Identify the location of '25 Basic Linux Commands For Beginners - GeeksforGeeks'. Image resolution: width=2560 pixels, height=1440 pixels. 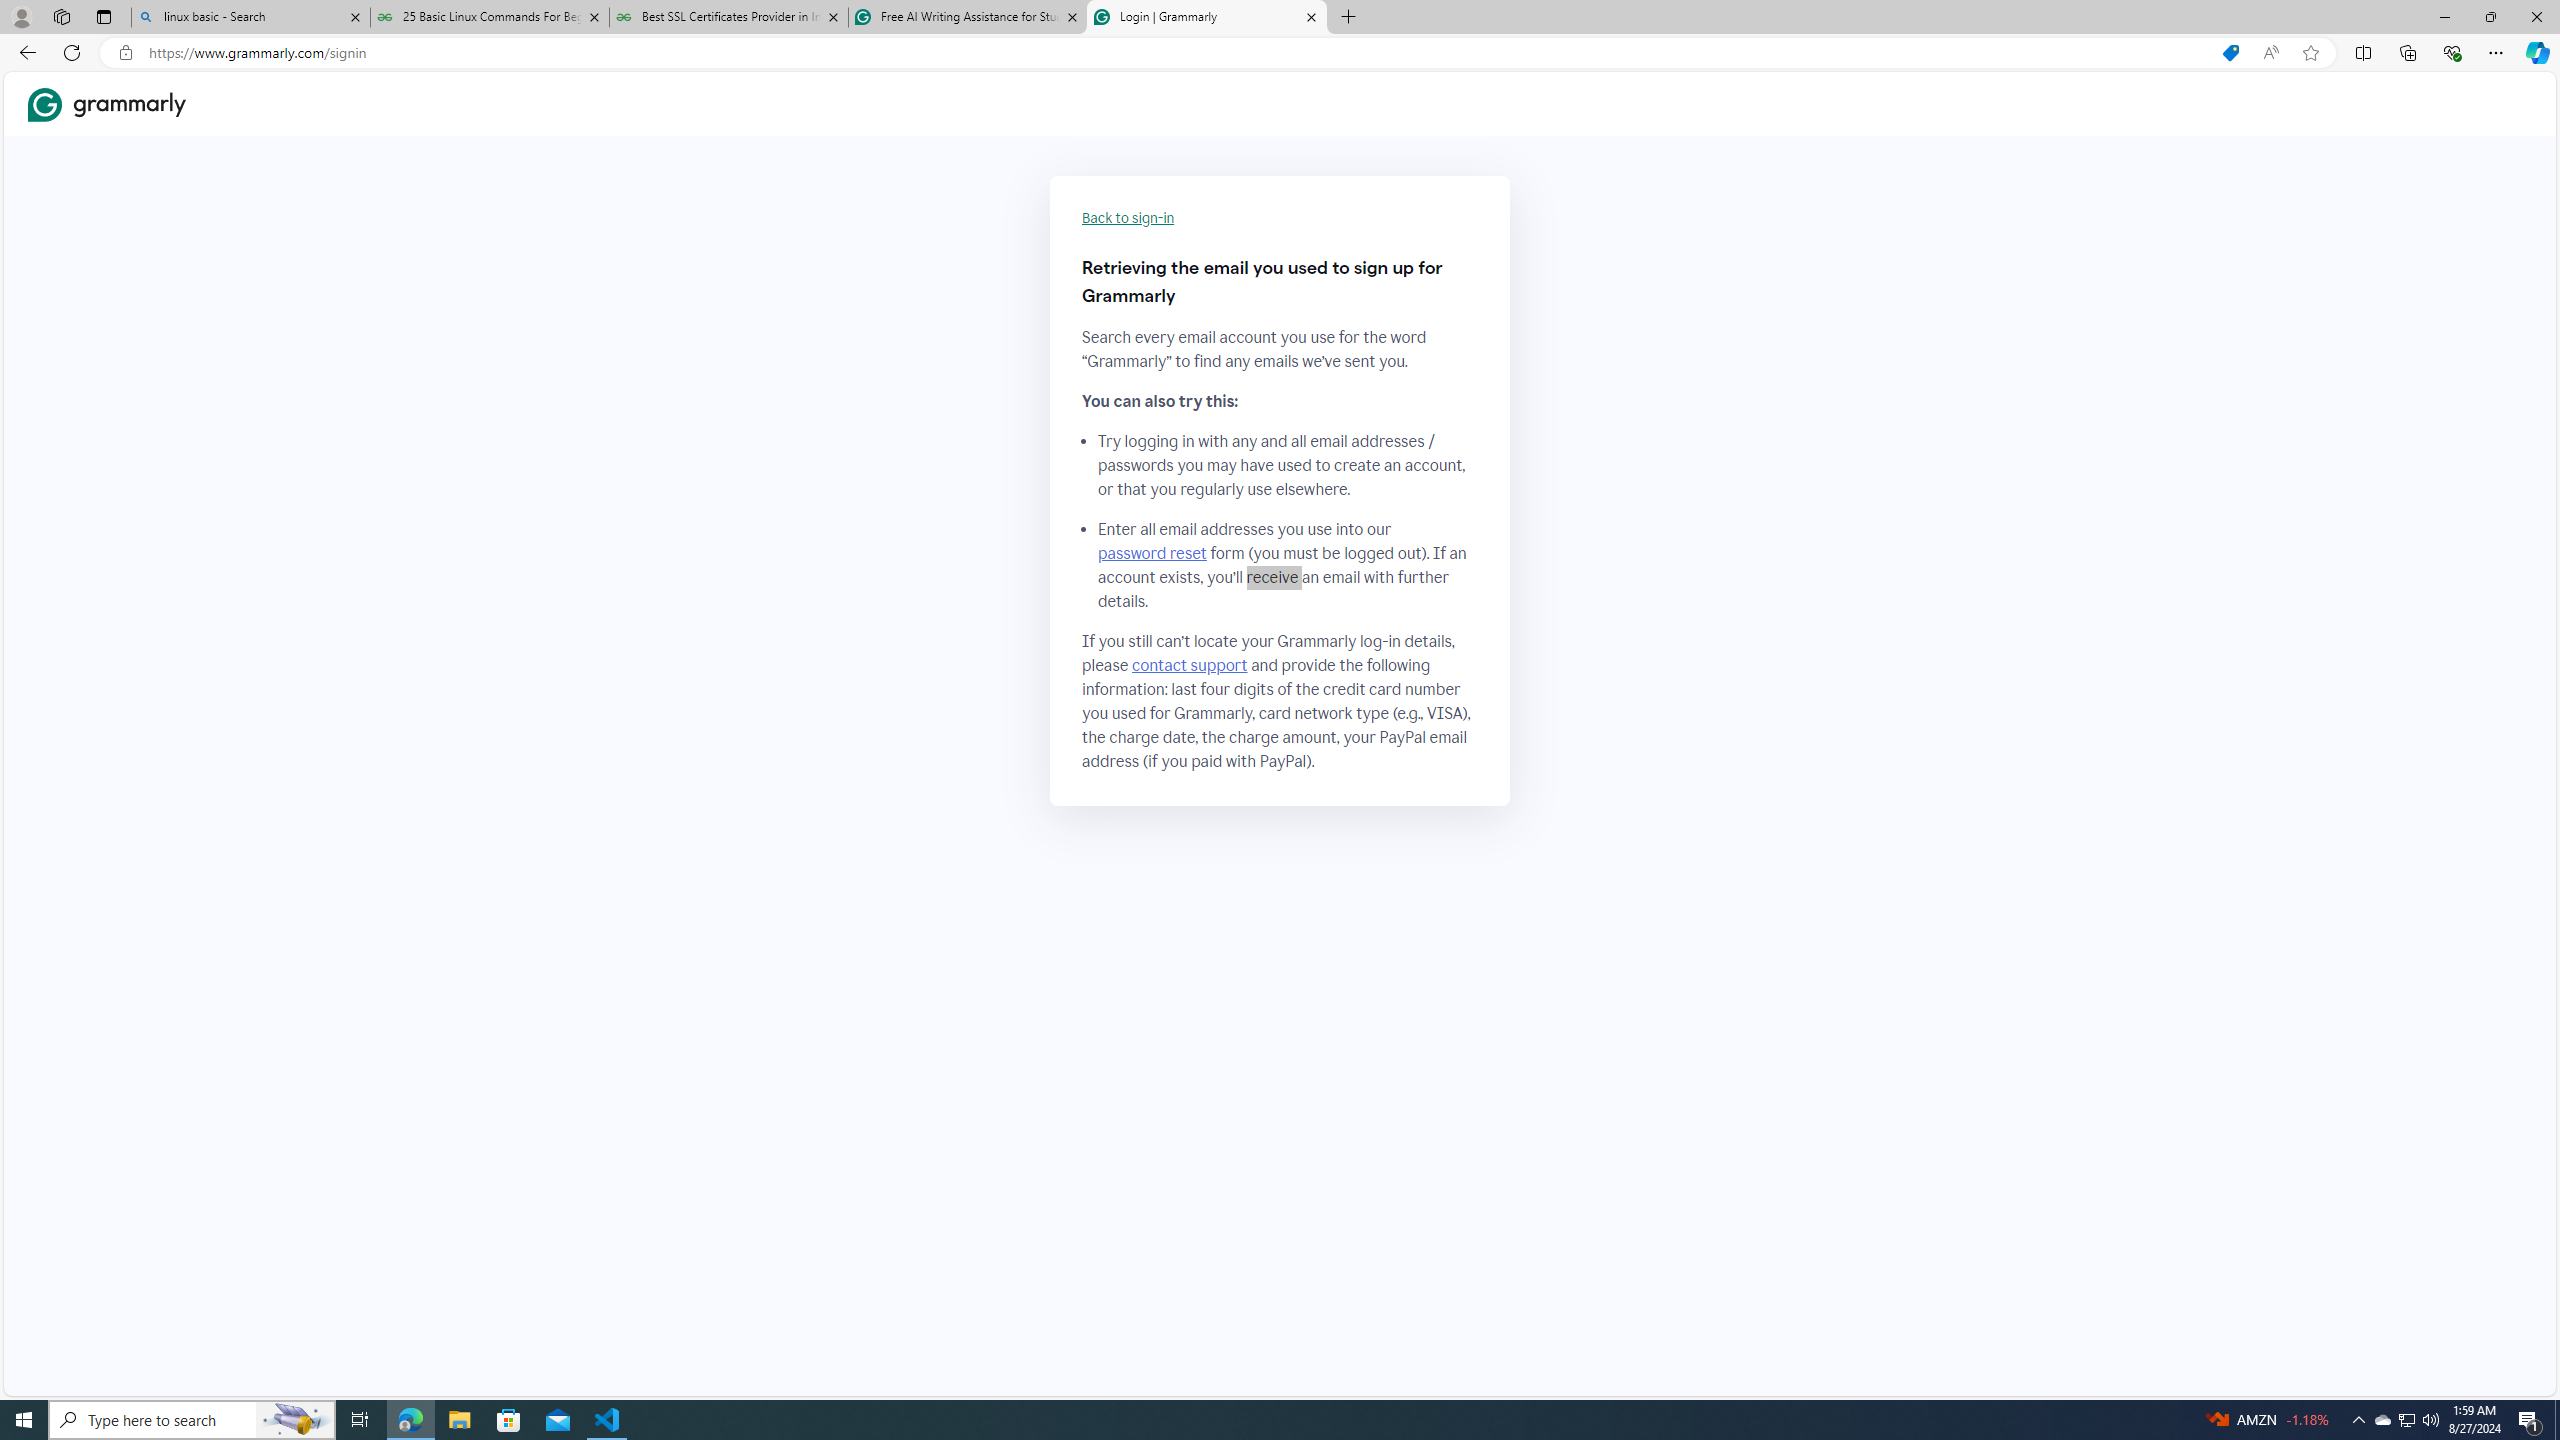
(488, 16).